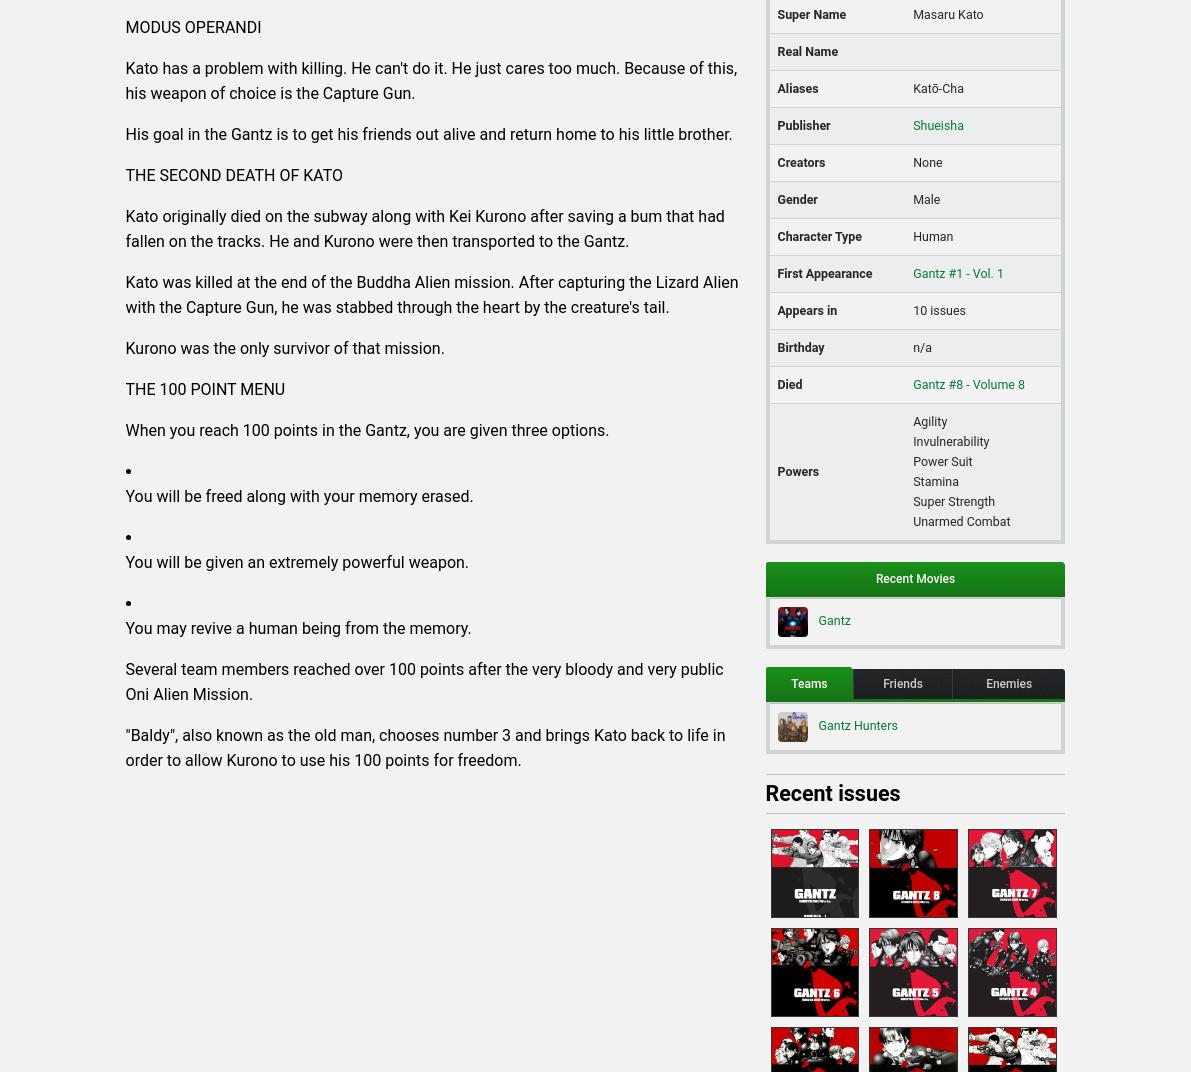  What do you see at coordinates (914, 577) in the screenshot?
I see `'Recent Movies'` at bounding box center [914, 577].